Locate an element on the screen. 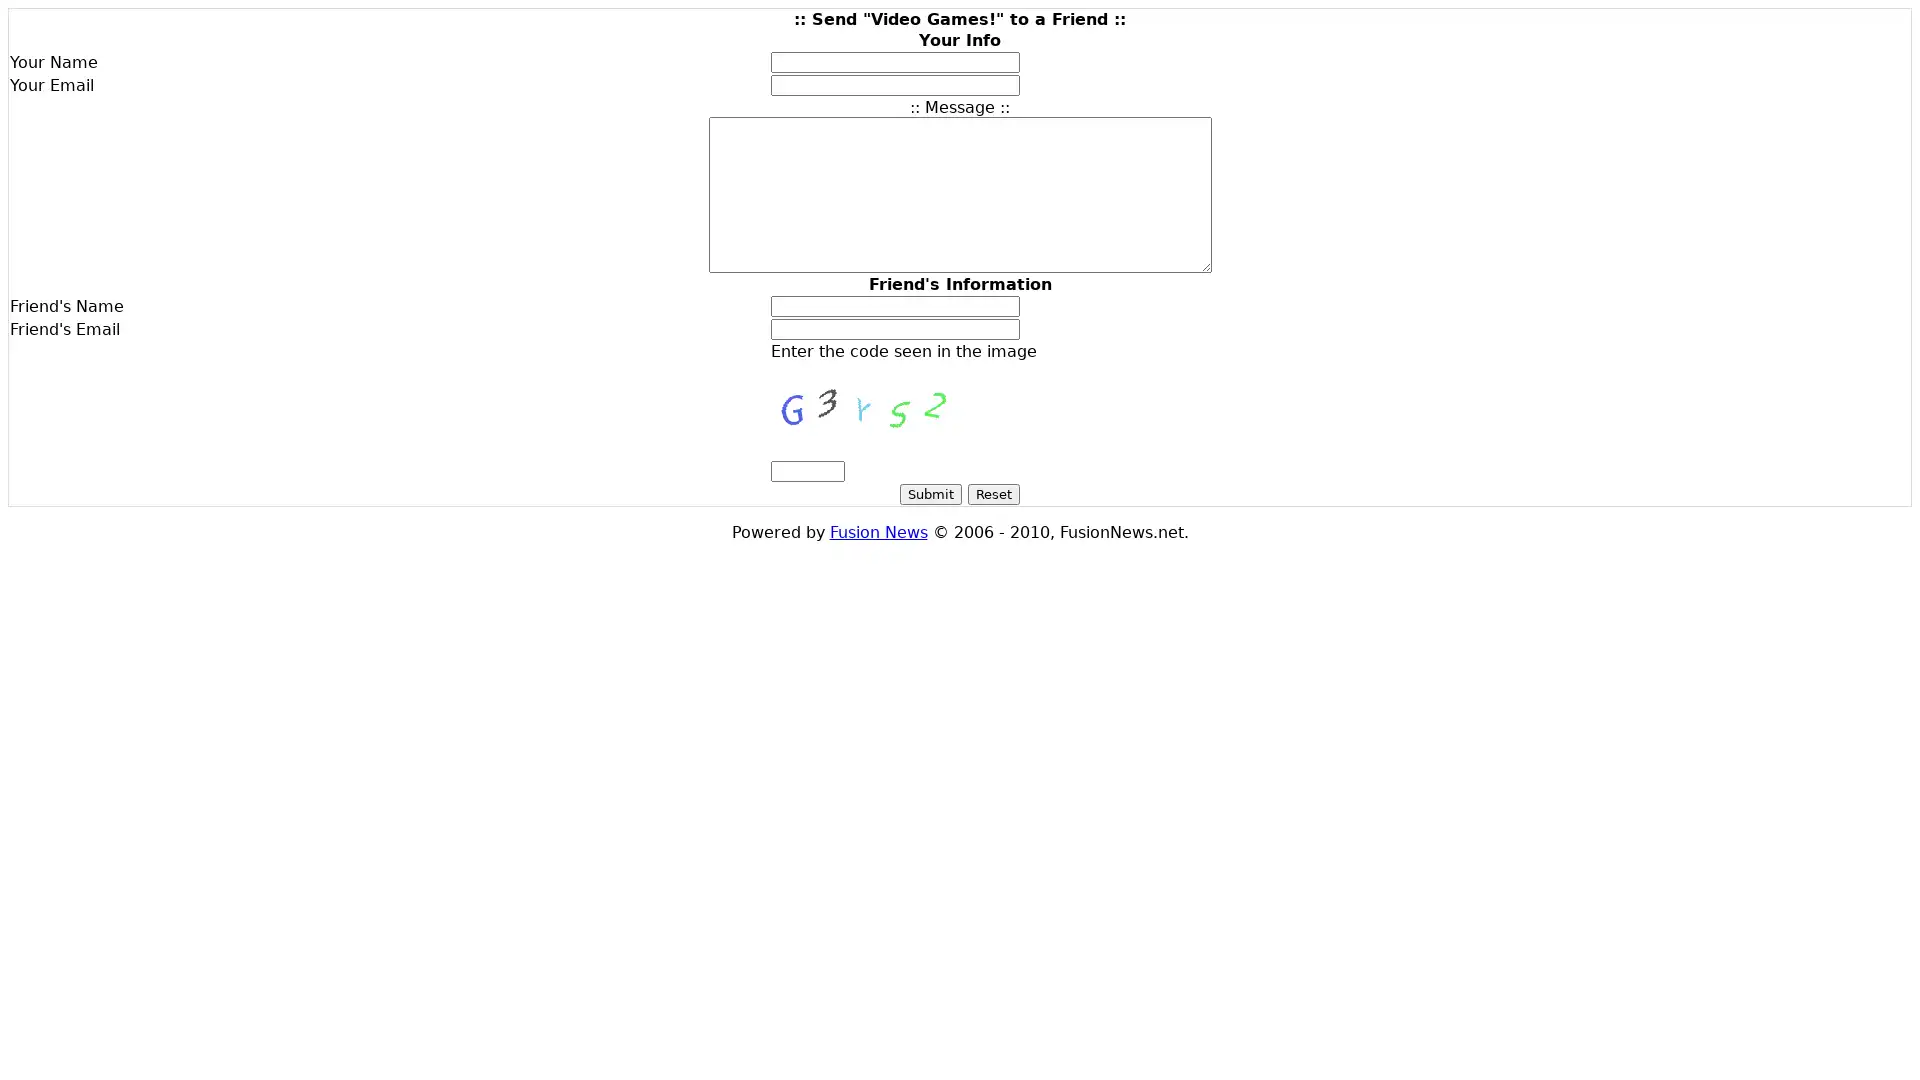 This screenshot has height=1080, width=1920. Submit is located at coordinates (930, 494).